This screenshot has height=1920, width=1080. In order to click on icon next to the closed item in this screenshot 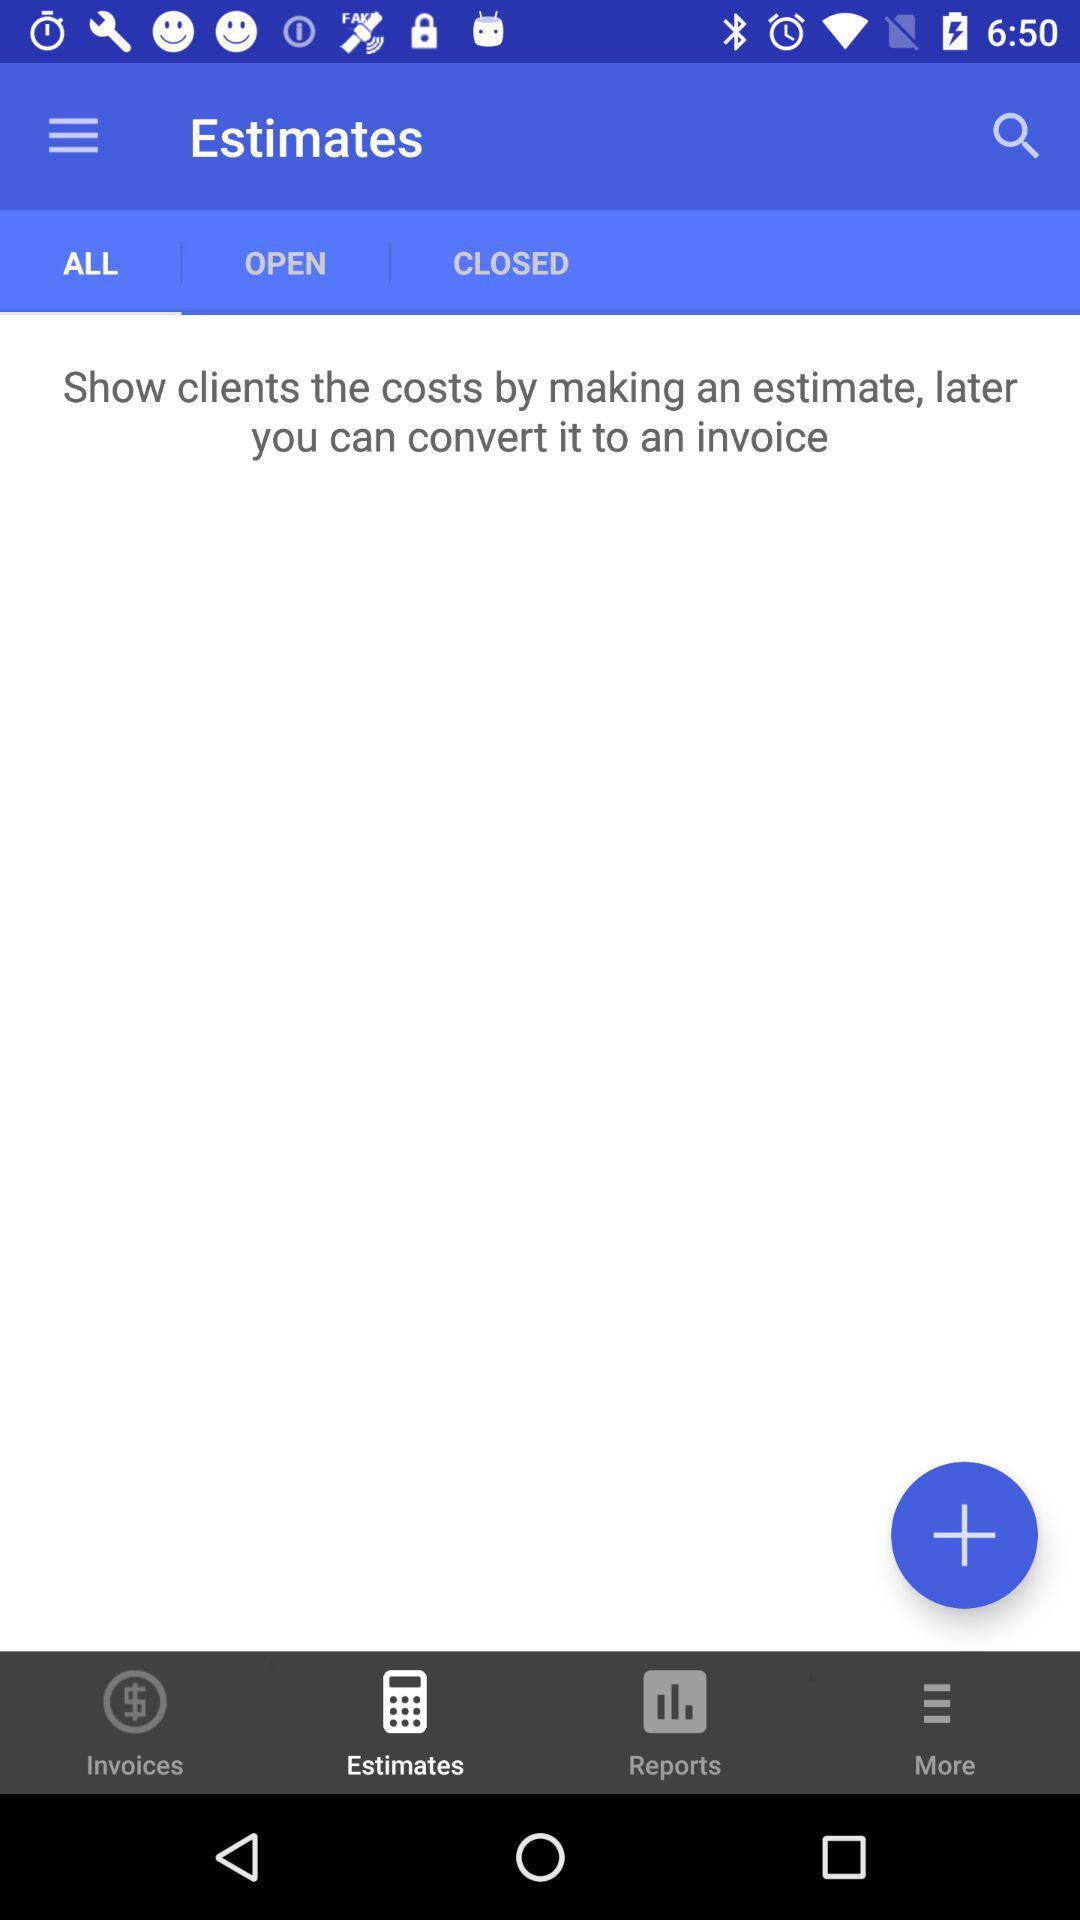, I will do `click(1017, 135)`.